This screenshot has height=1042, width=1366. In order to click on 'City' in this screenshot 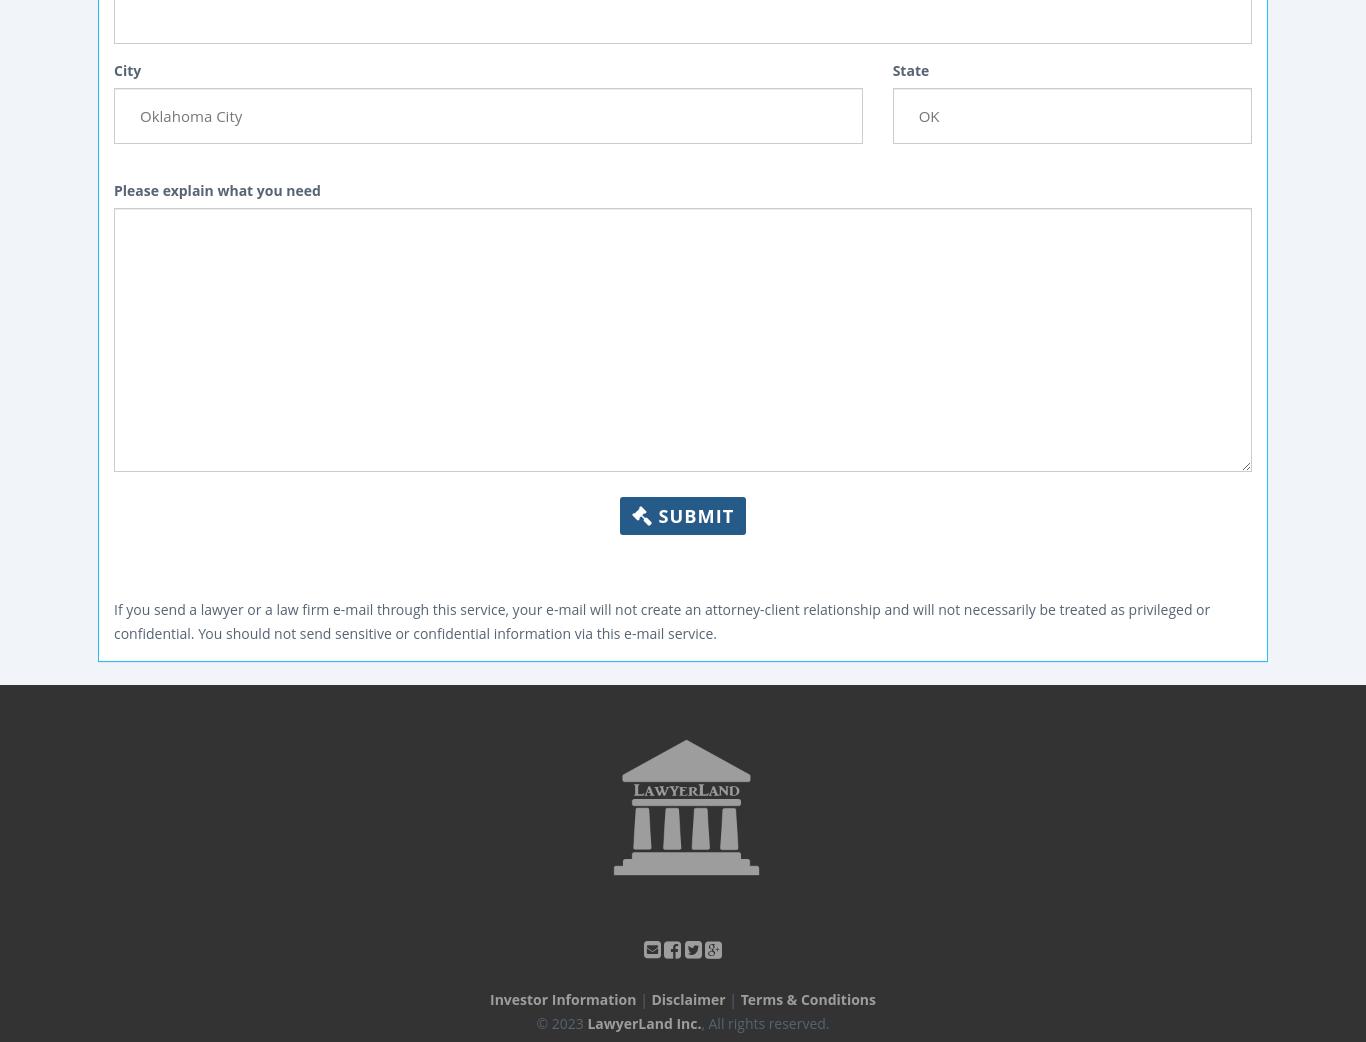, I will do `click(126, 68)`.